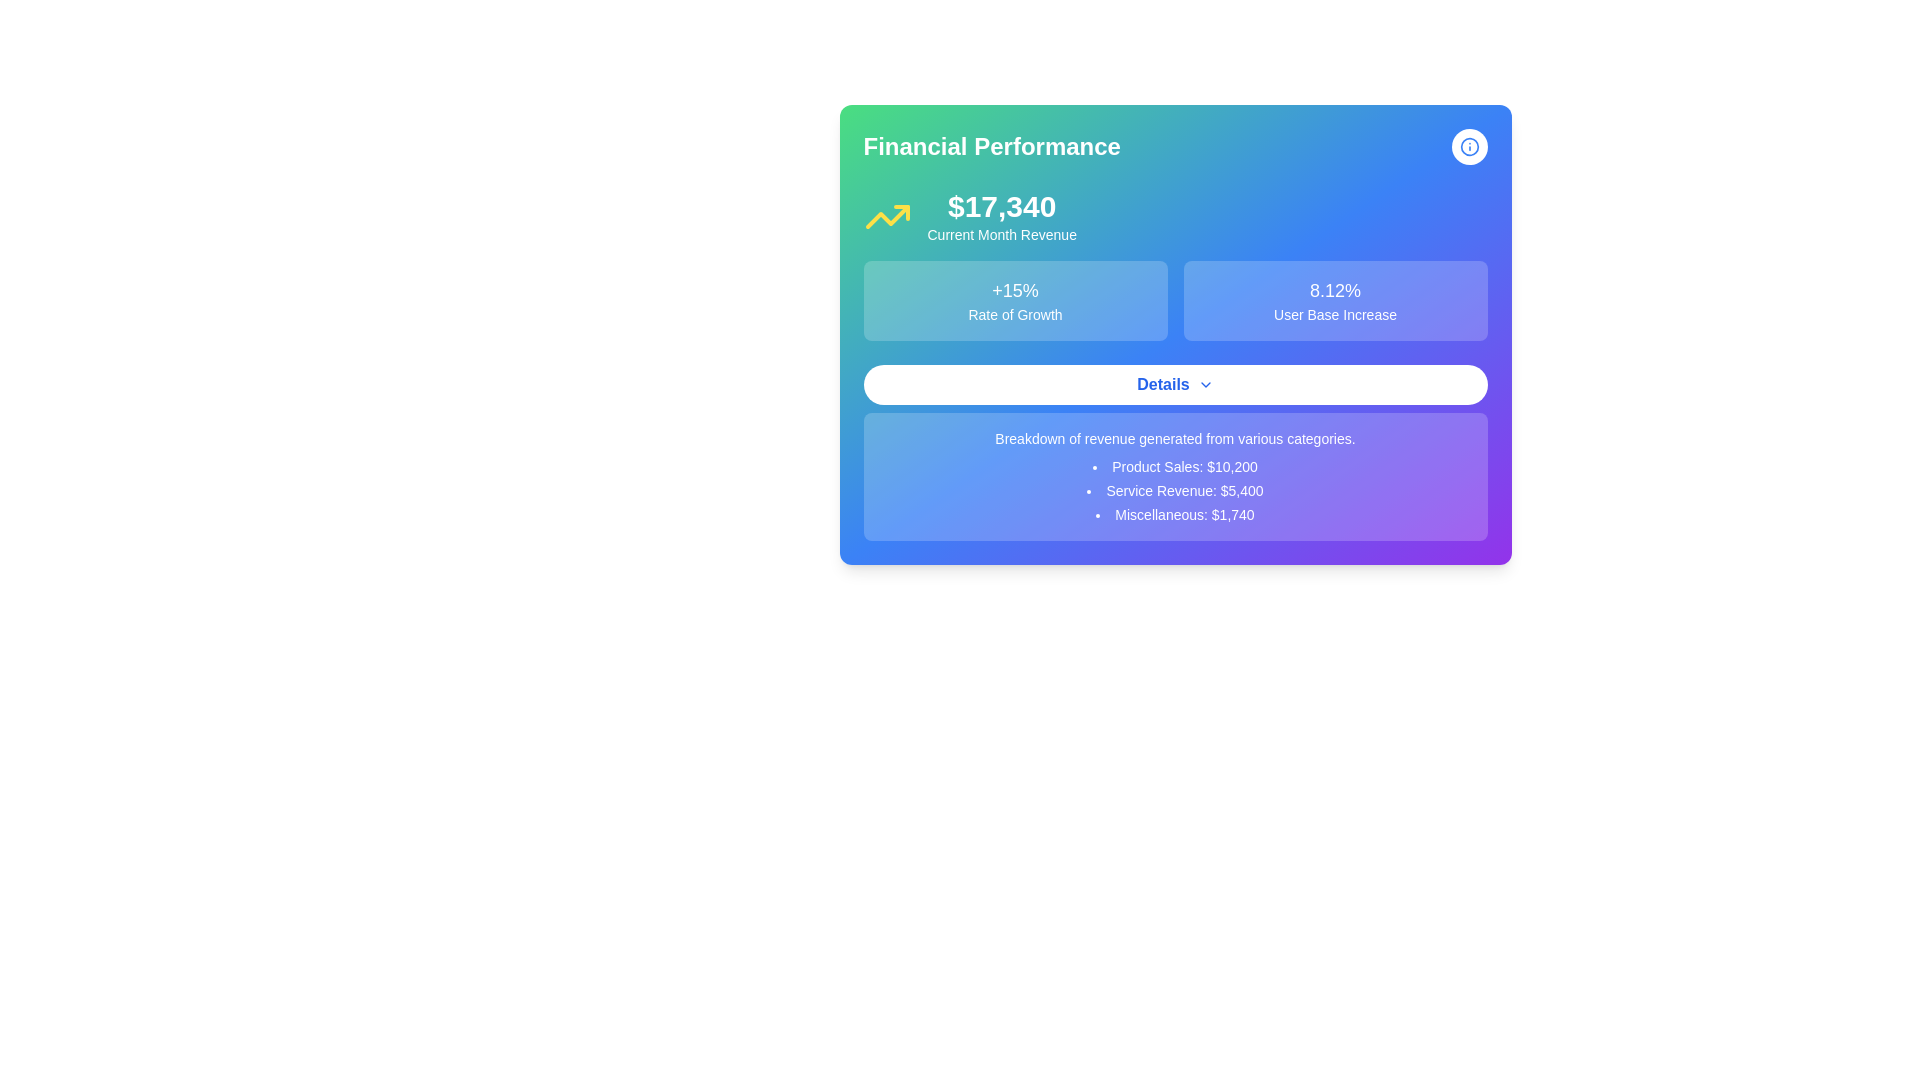 The height and width of the screenshot is (1080, 1920). What do you see at coordinates (1469, 145) in the screenshot?
I see `the circular icon button with an information symbol, located in the top-right corner of the card` at bounding box center [1469, 145].